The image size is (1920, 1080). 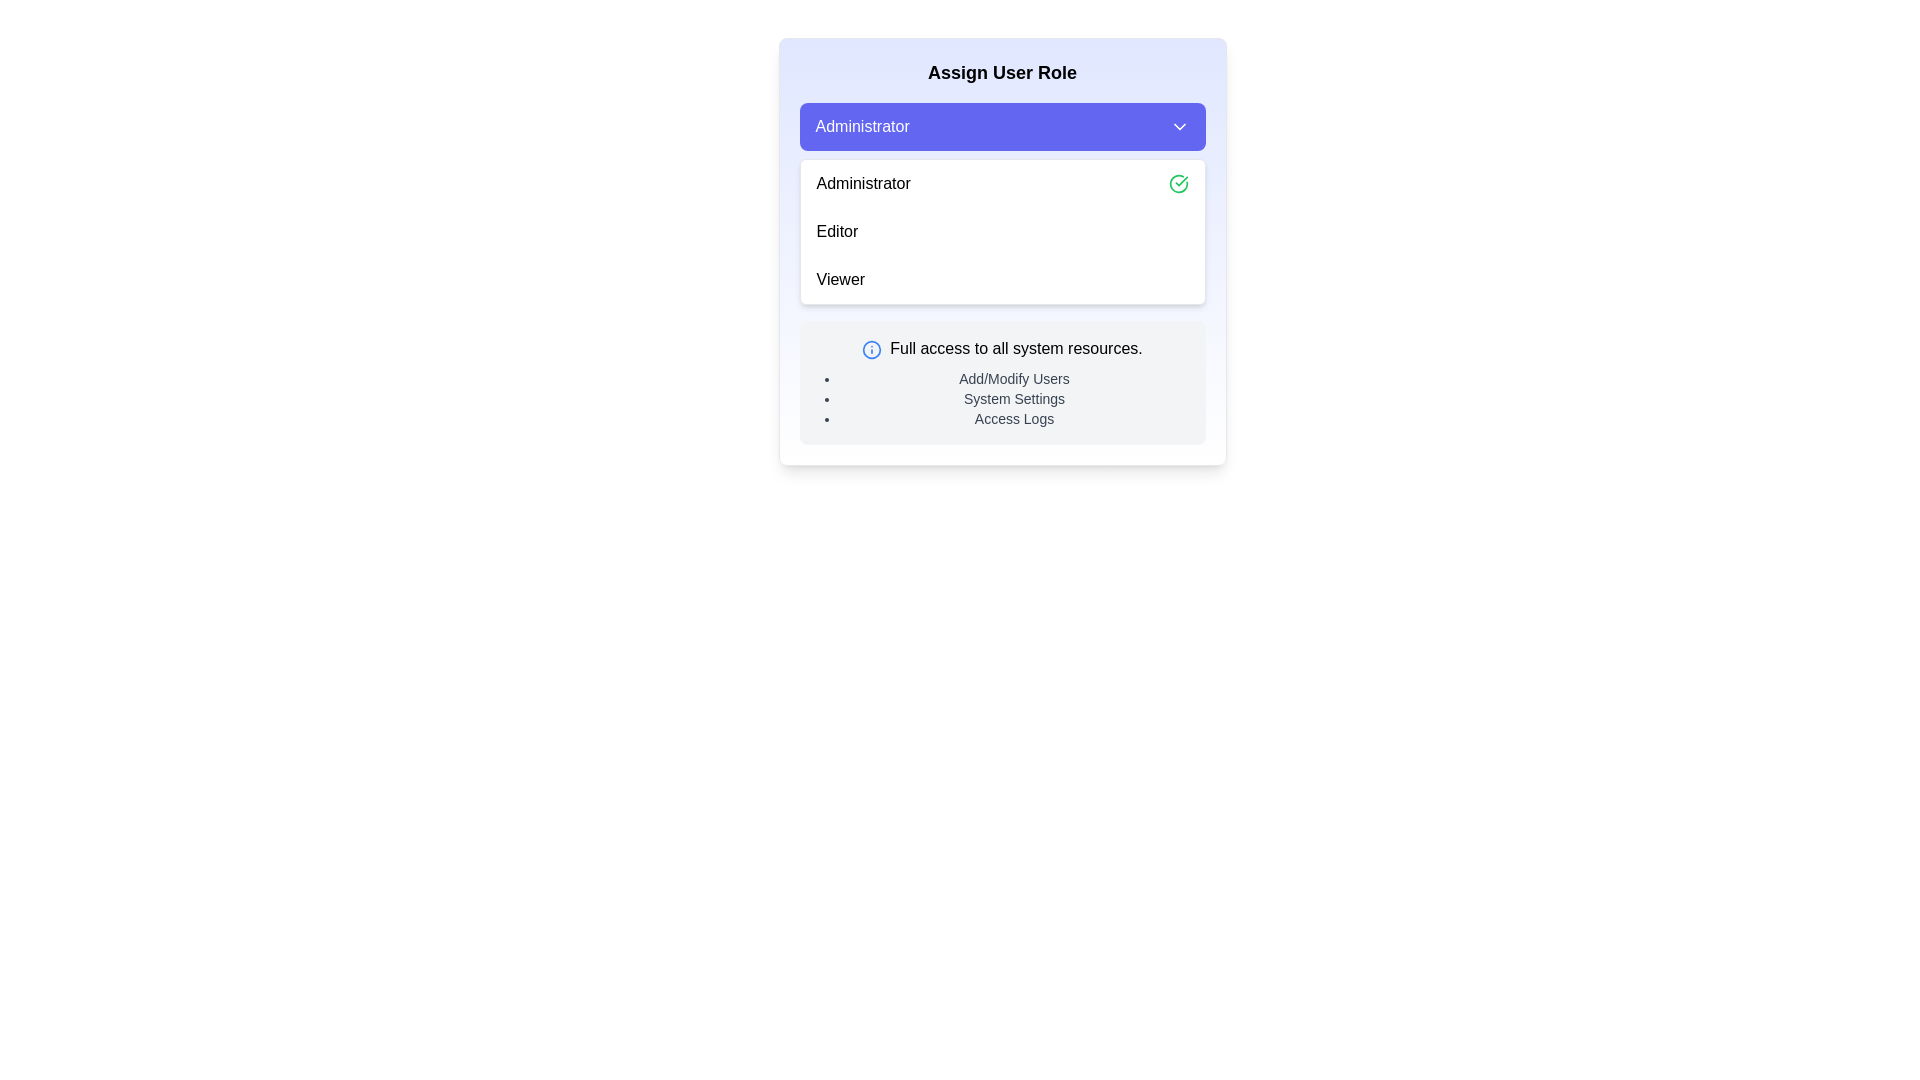 What do you see at coordinates (1014, 418) in the screenshot?
I see `static text element labeled 'Access Logs' which is displayed in gray font and is the third item in a bulleted list` at bounding box center [1014, 418].